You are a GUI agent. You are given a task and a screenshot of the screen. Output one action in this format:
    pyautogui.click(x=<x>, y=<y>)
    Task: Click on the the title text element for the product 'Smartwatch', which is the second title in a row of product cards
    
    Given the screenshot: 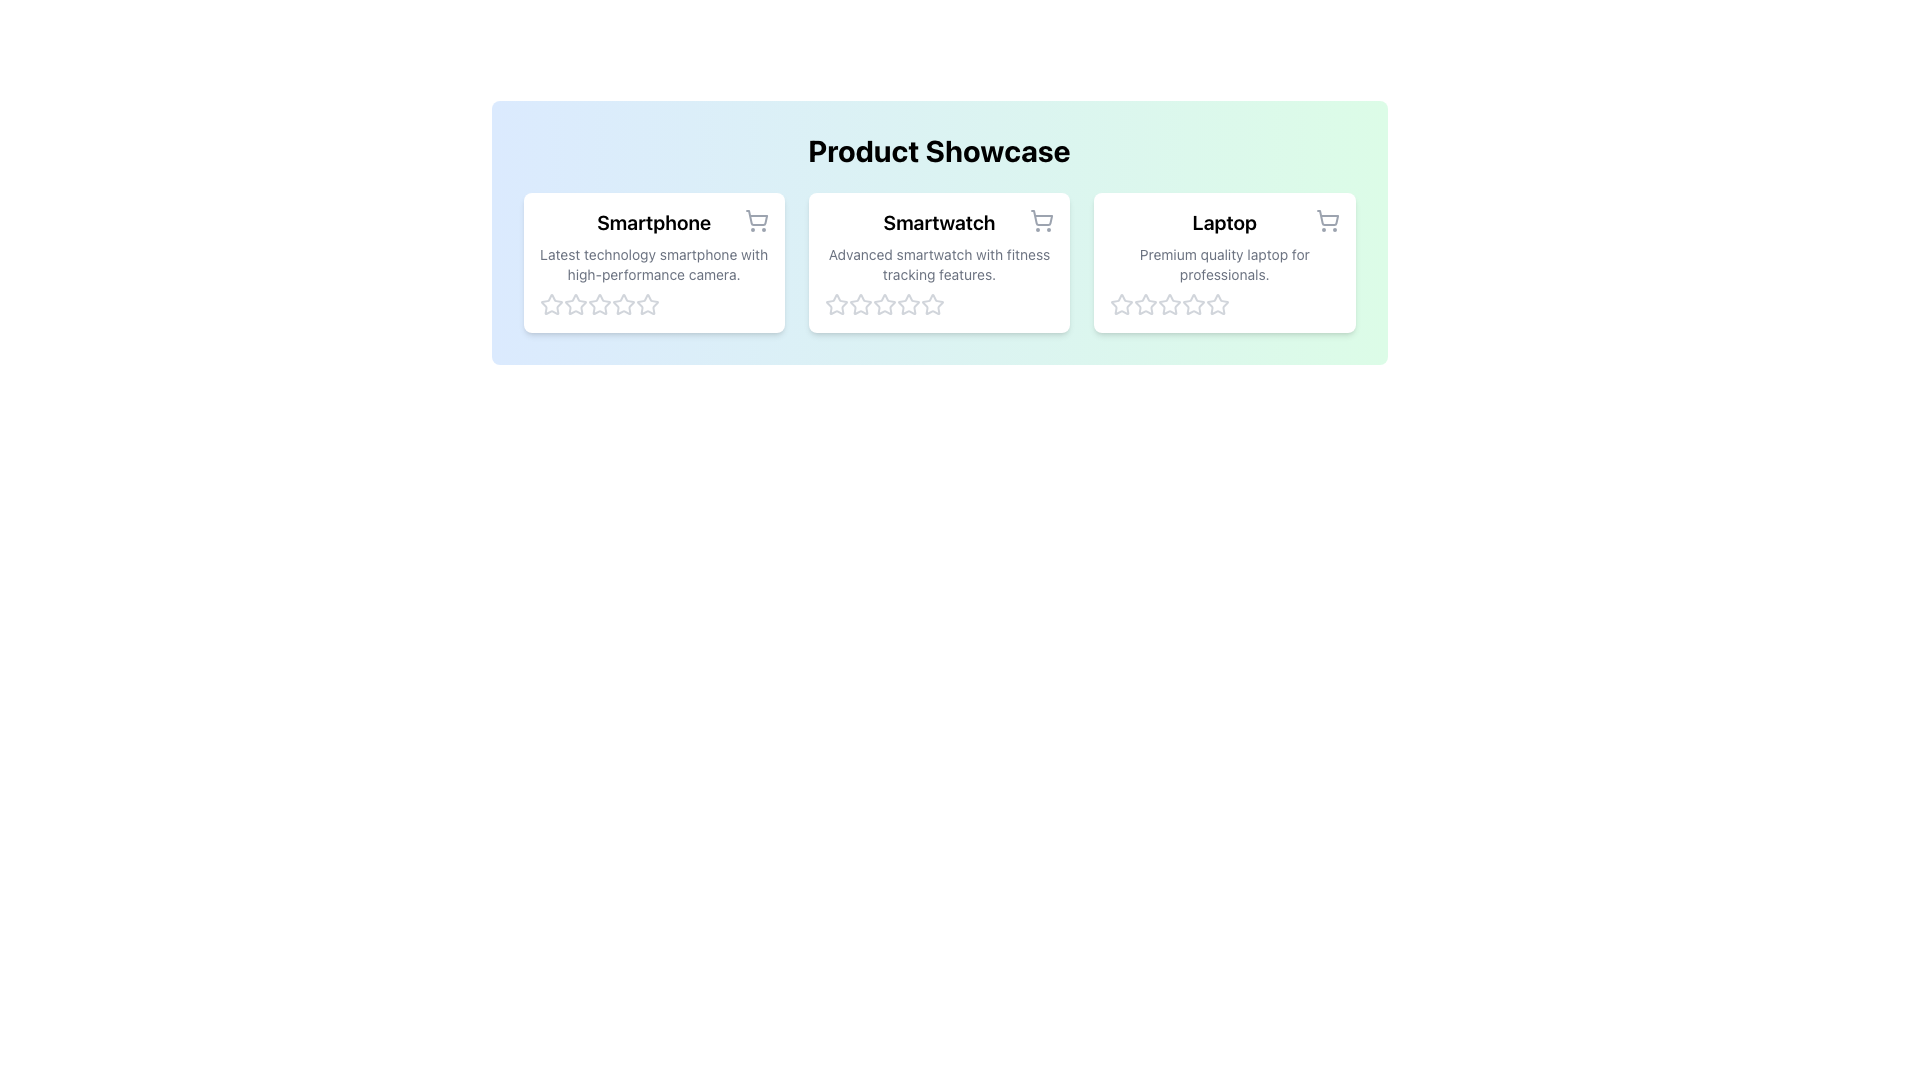 What is the action you would take?
    pyautogui.click(x=938, y=223)
    